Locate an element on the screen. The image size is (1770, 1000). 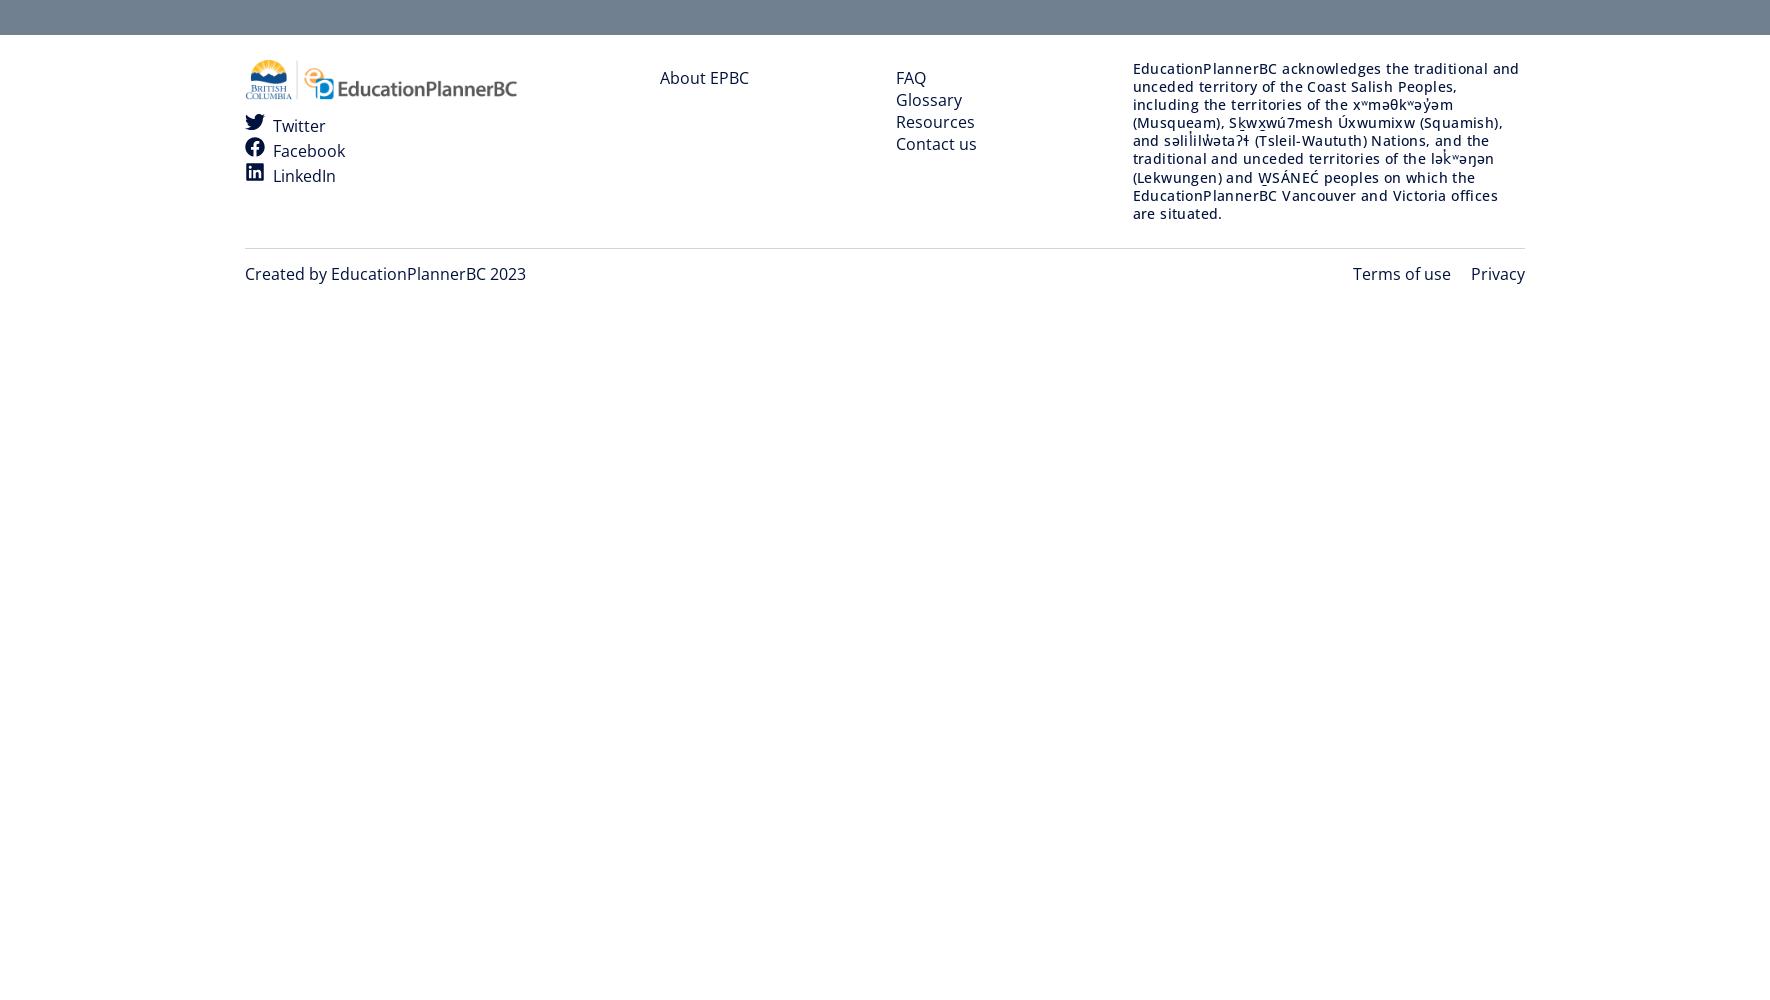
'Contact us' is located at coordinates (935, 143).